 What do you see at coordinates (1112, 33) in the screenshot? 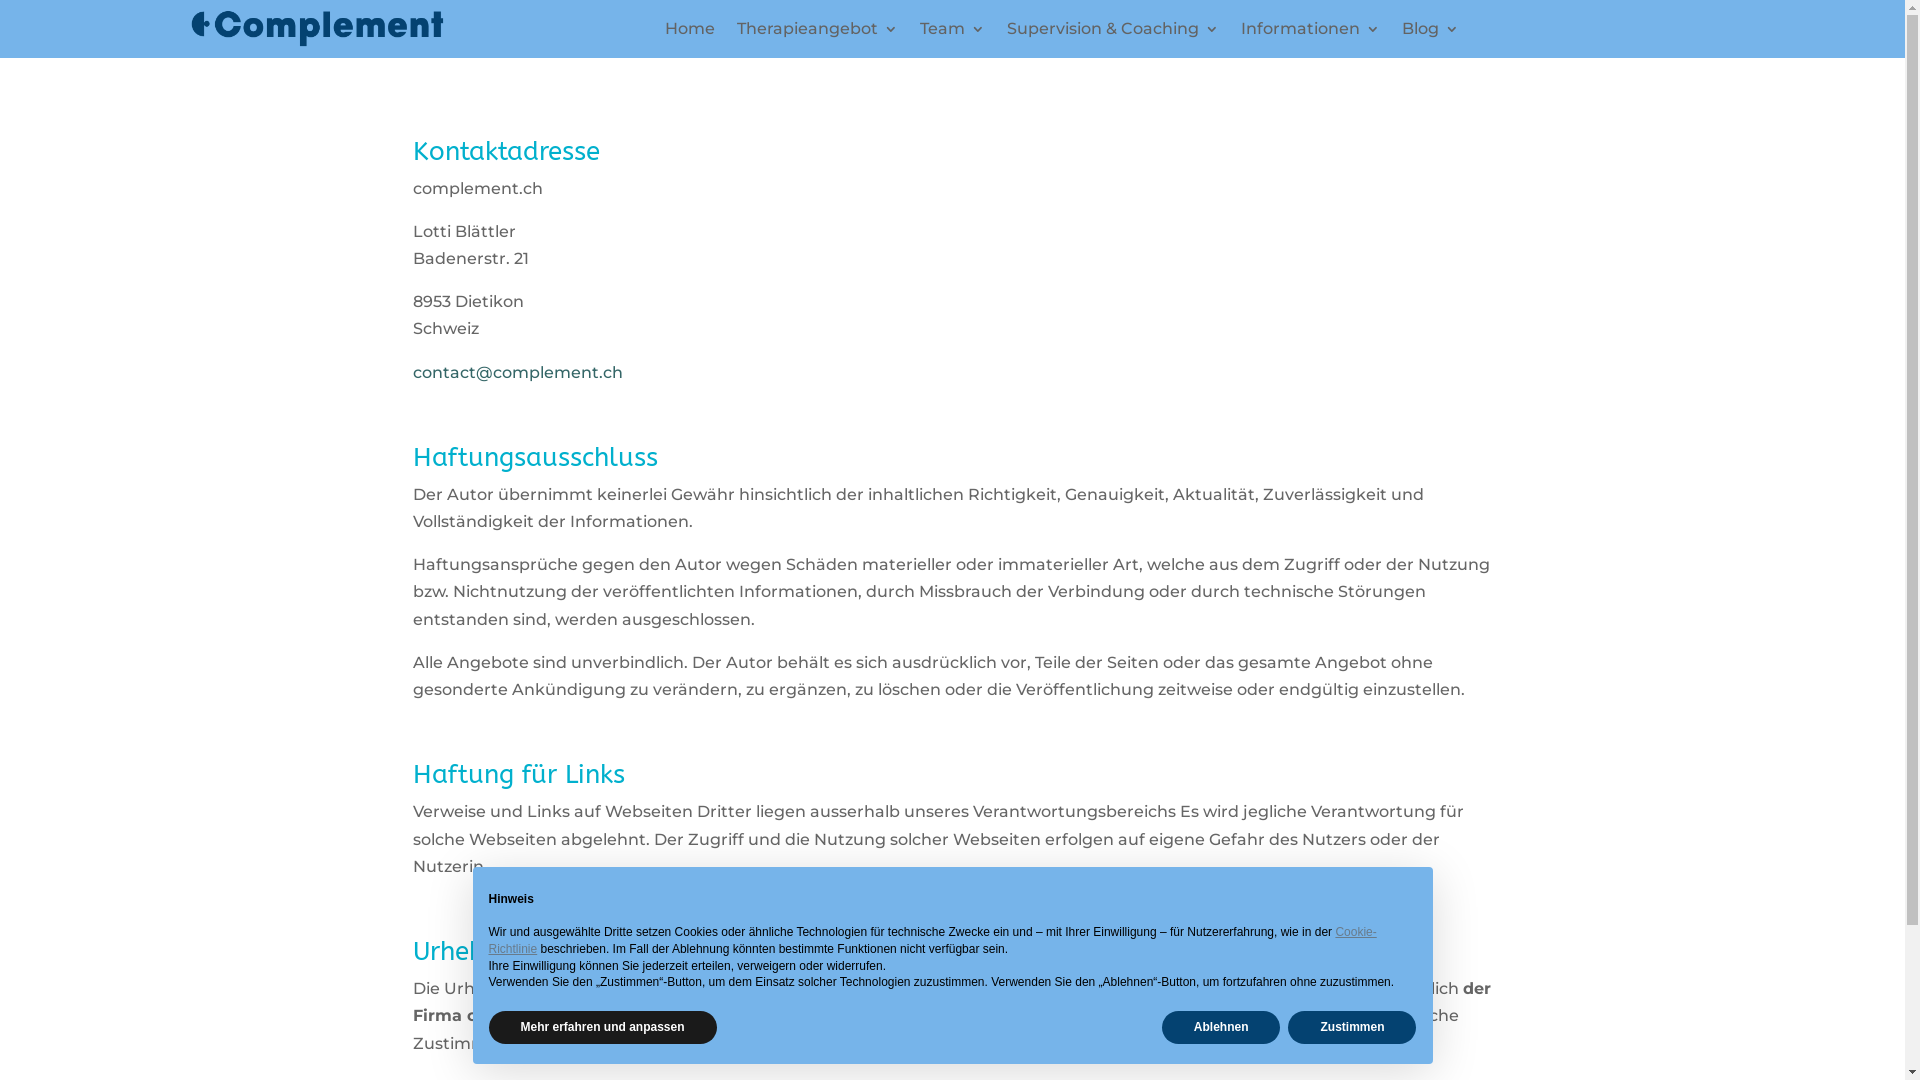
I see `'Supervision & Coaching'` at bounding box center [1112, 33].